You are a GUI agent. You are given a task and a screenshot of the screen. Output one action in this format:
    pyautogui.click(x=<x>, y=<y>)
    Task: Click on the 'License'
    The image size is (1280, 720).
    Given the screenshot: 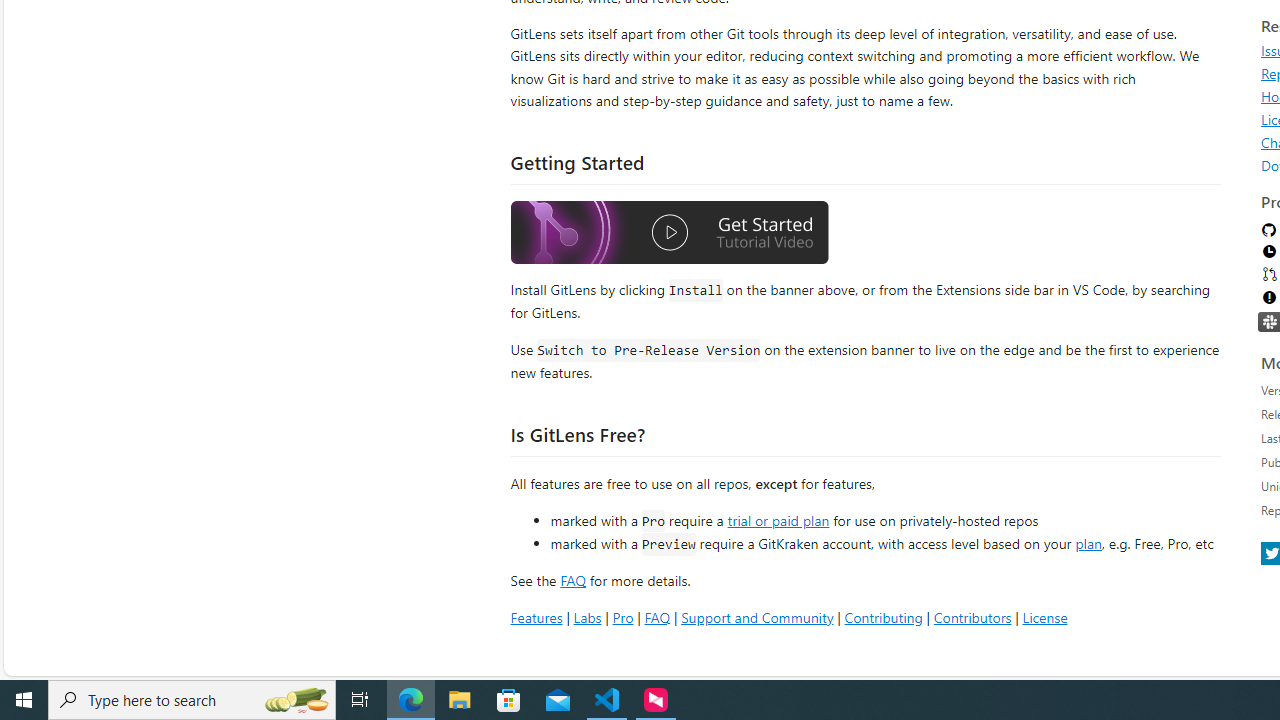 What is the action you would take?
    pyautogui.click(x=1043, y=616)
    